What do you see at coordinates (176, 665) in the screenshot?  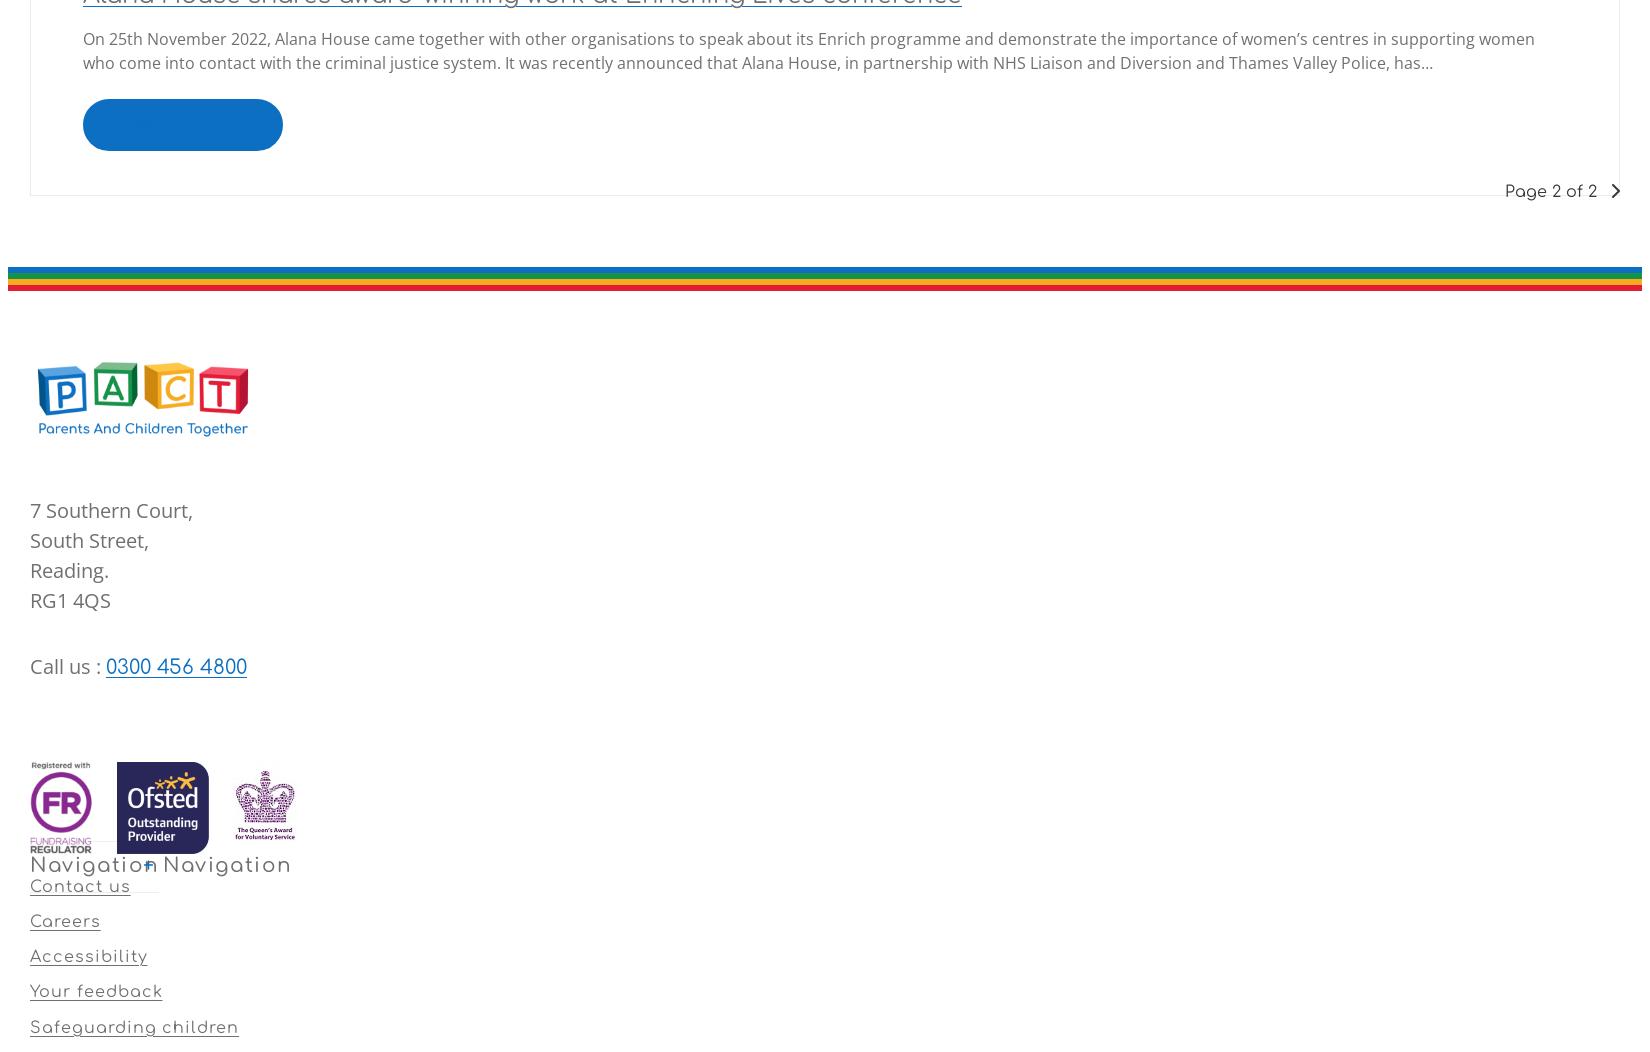 I see `'0300 456 4800'` at bounding box center [176, 665].